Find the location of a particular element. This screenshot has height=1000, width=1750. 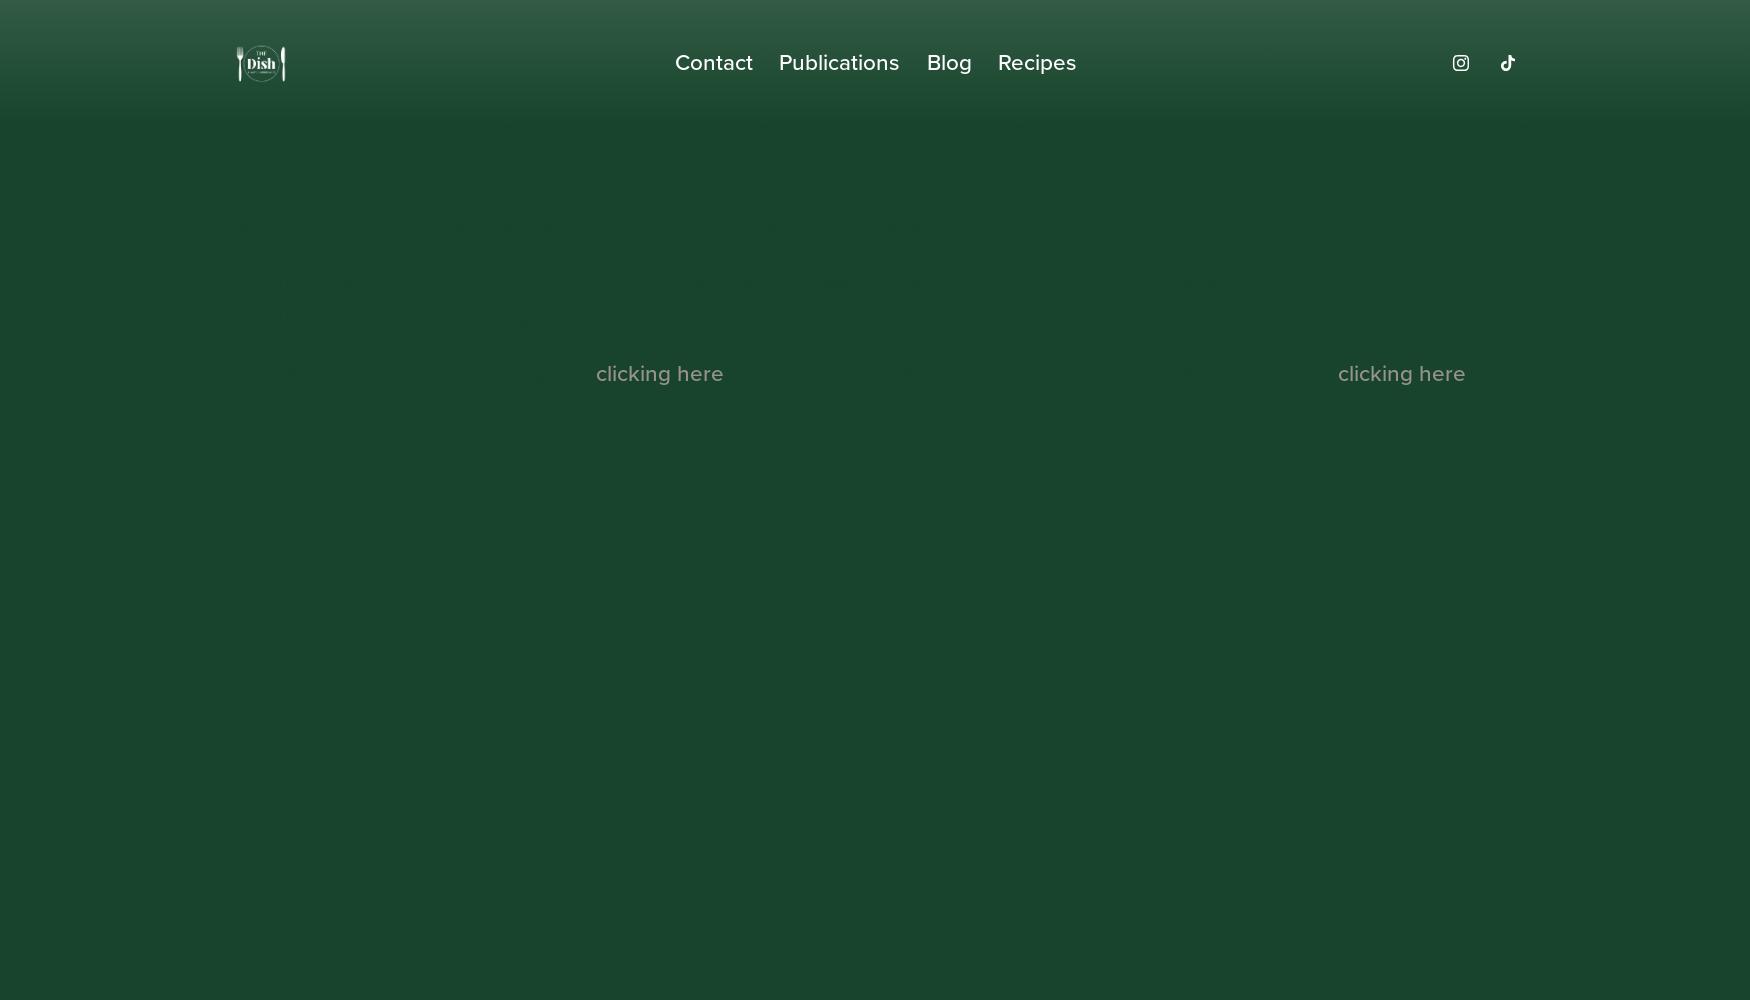

'We couldn't find the page you were looking for. This is either because:' is located at coordinates (585, 226).